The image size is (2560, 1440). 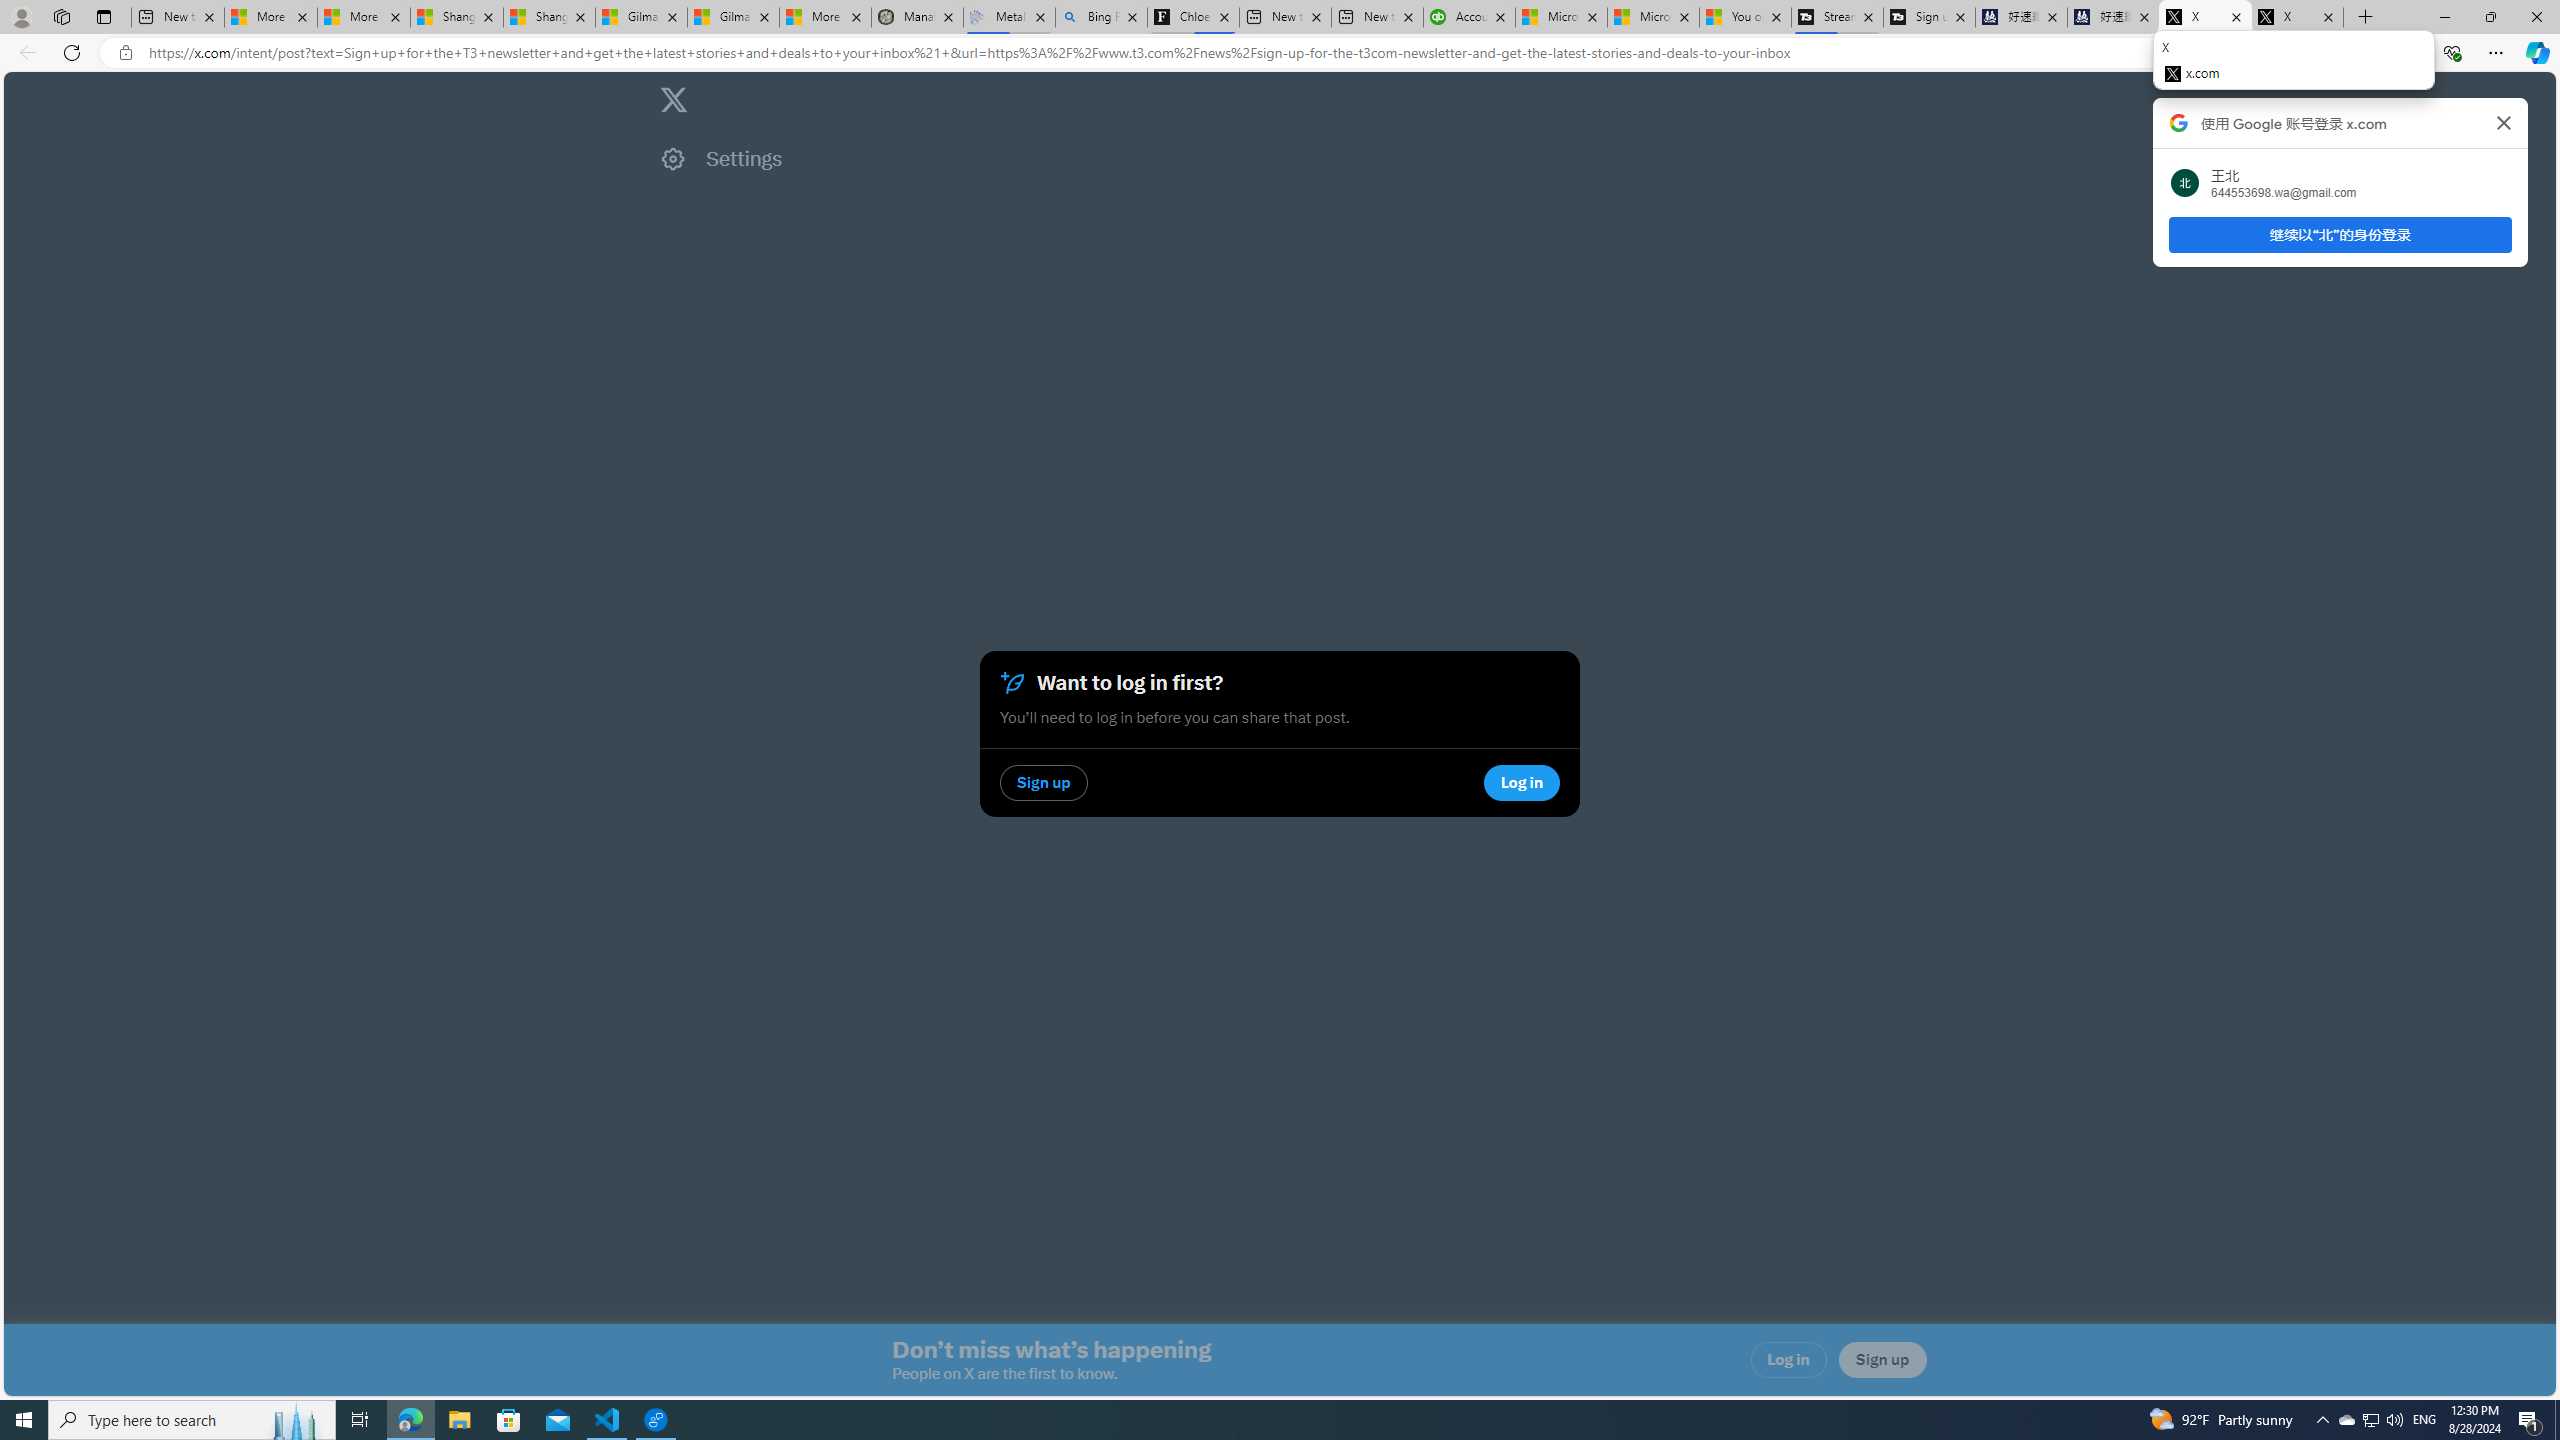 I want to click on 'Log in', so click(x=1789, y=1359).